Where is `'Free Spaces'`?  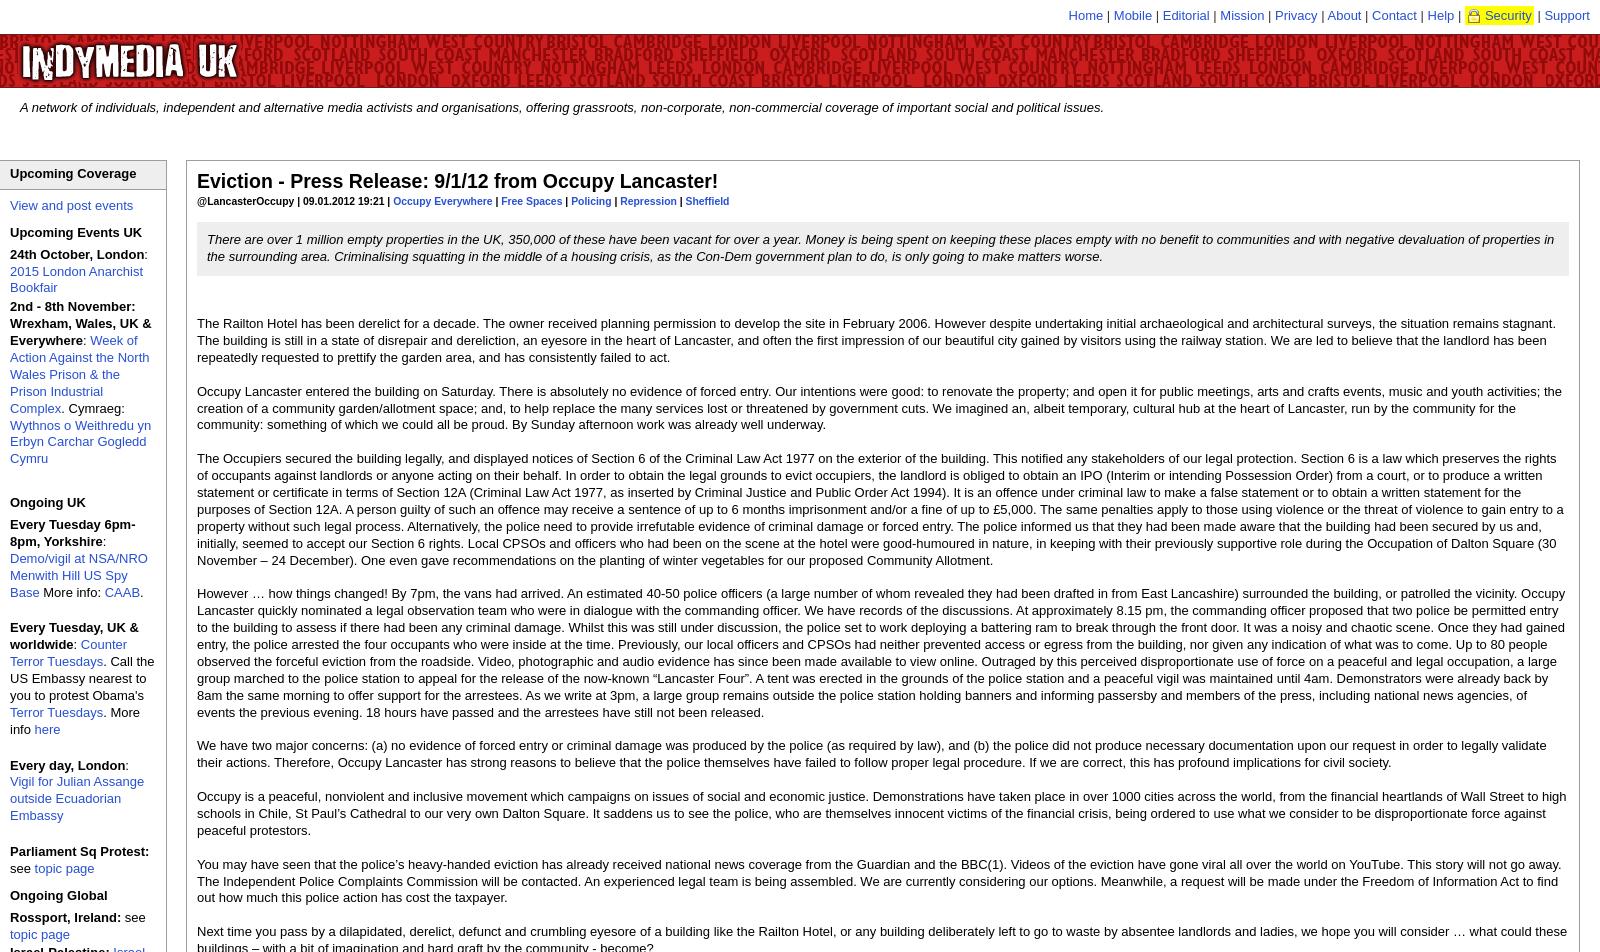 'Free Spaces' is located at coordinates (530, 201).